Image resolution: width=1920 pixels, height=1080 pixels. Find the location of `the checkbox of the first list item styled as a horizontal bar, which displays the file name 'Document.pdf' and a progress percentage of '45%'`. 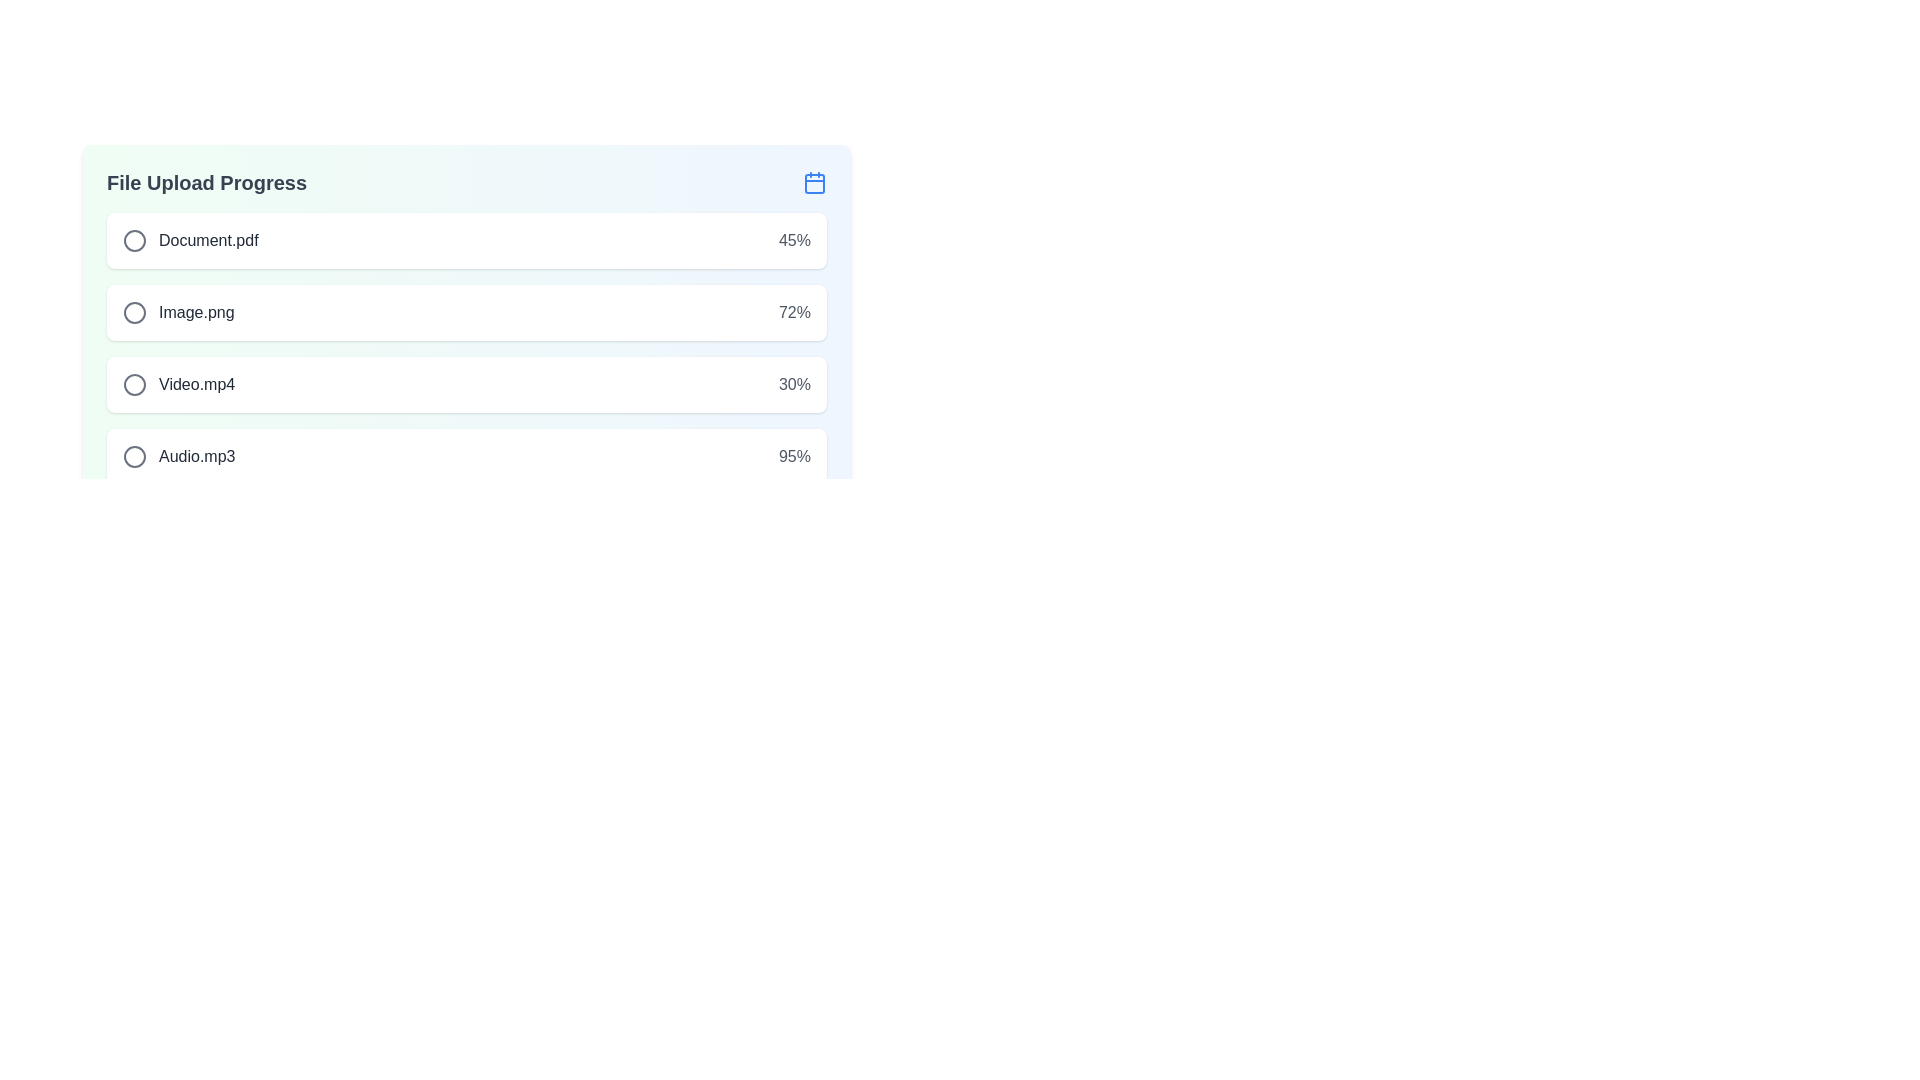

the checkbox of the first list item styled as a horizontal bar, which displays the file name 'Document.pdf' and a progress percentage of '45%' is located at coordinates (465, 239).